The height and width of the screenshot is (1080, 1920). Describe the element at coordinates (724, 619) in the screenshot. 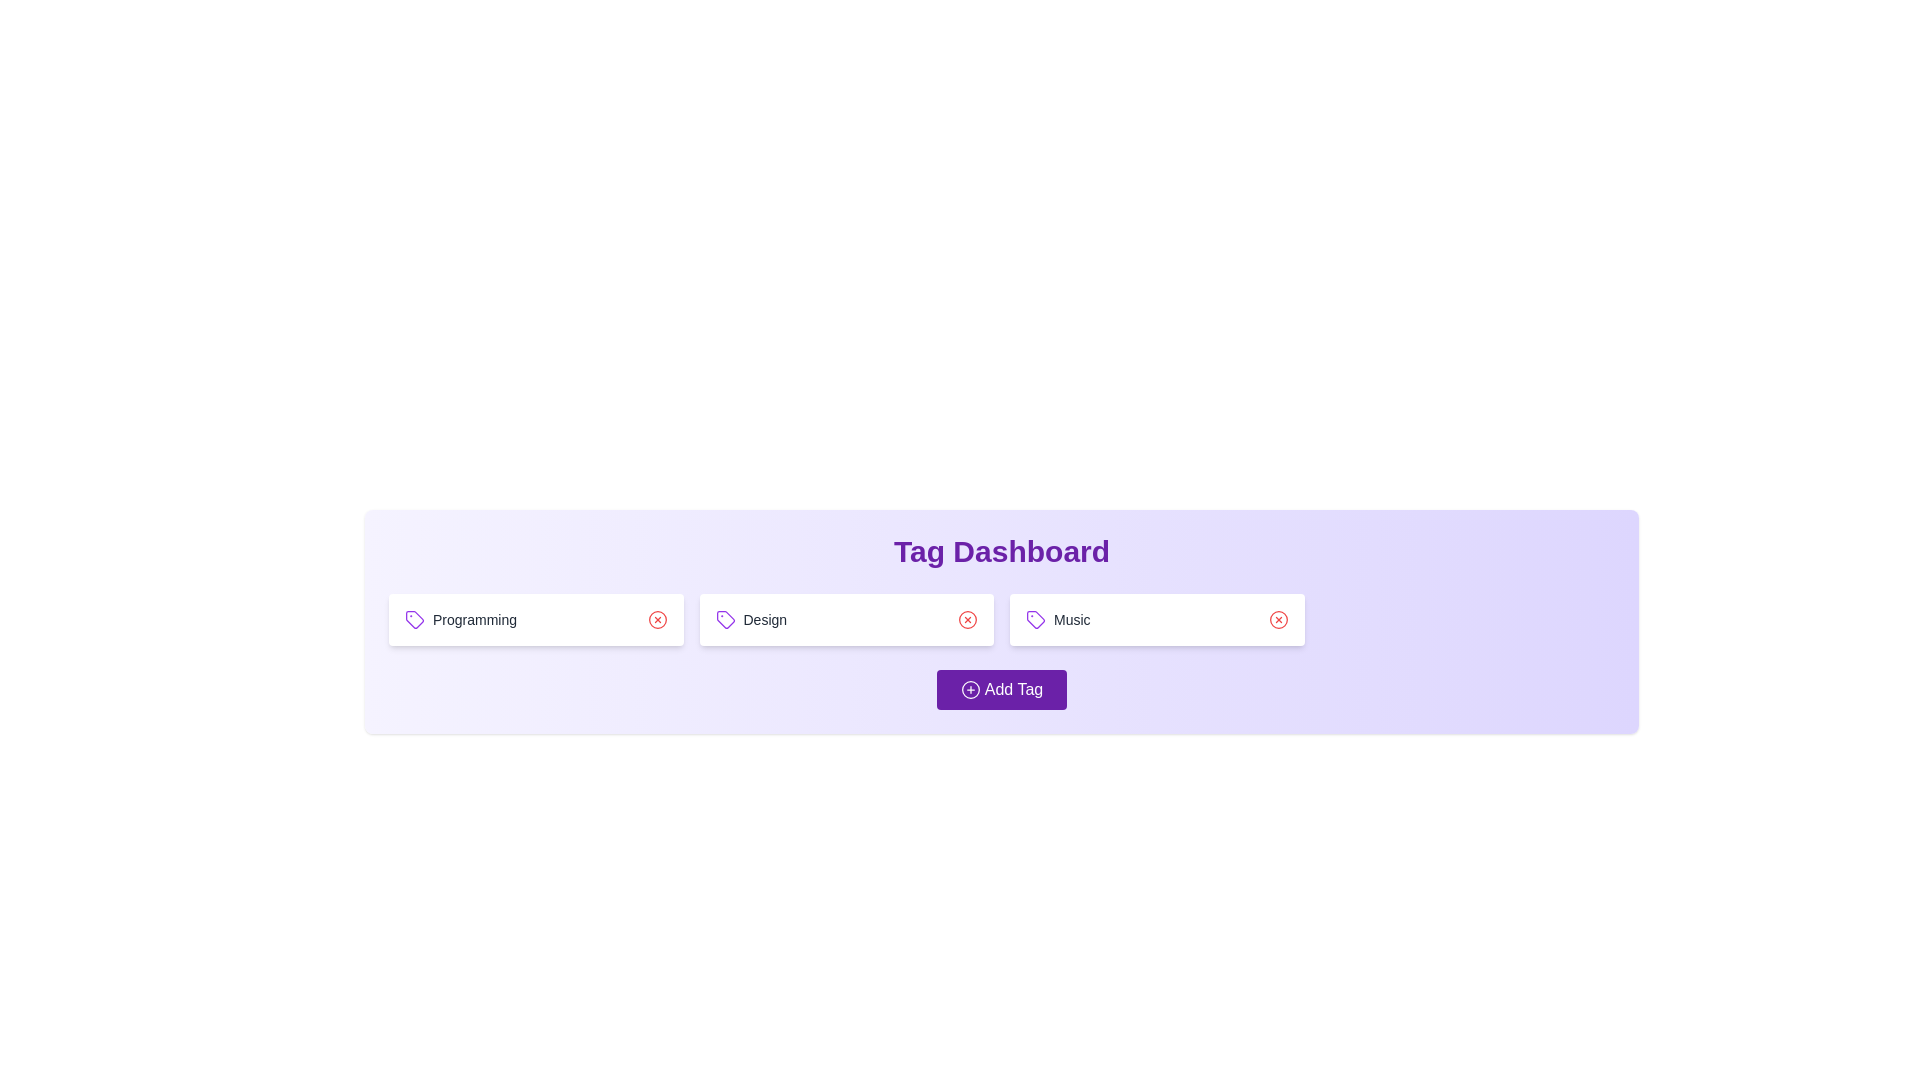

I see `the decorative SVG icon in the second label box from the left under the 'Tag Dashboard' header` at that location.